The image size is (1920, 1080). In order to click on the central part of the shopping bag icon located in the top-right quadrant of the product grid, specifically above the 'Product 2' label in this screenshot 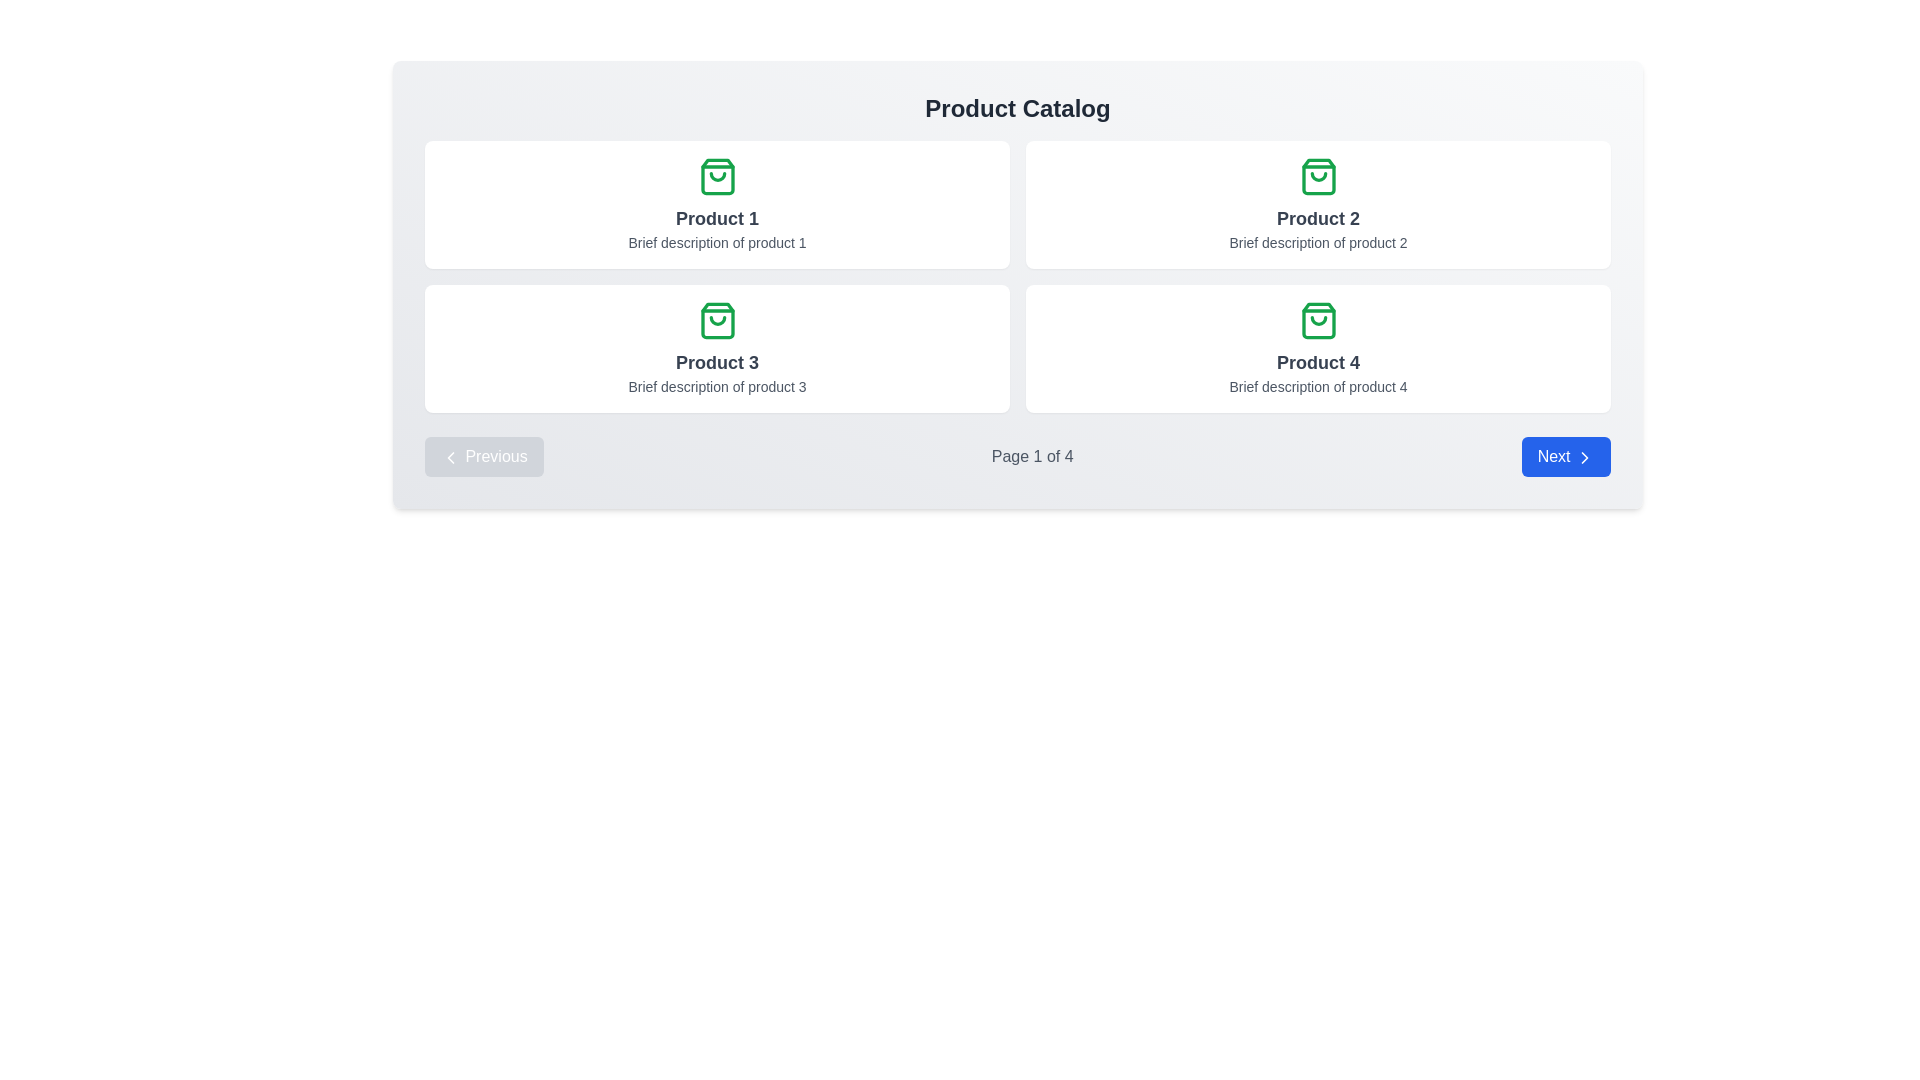, I will do `click(1318, 176)`.